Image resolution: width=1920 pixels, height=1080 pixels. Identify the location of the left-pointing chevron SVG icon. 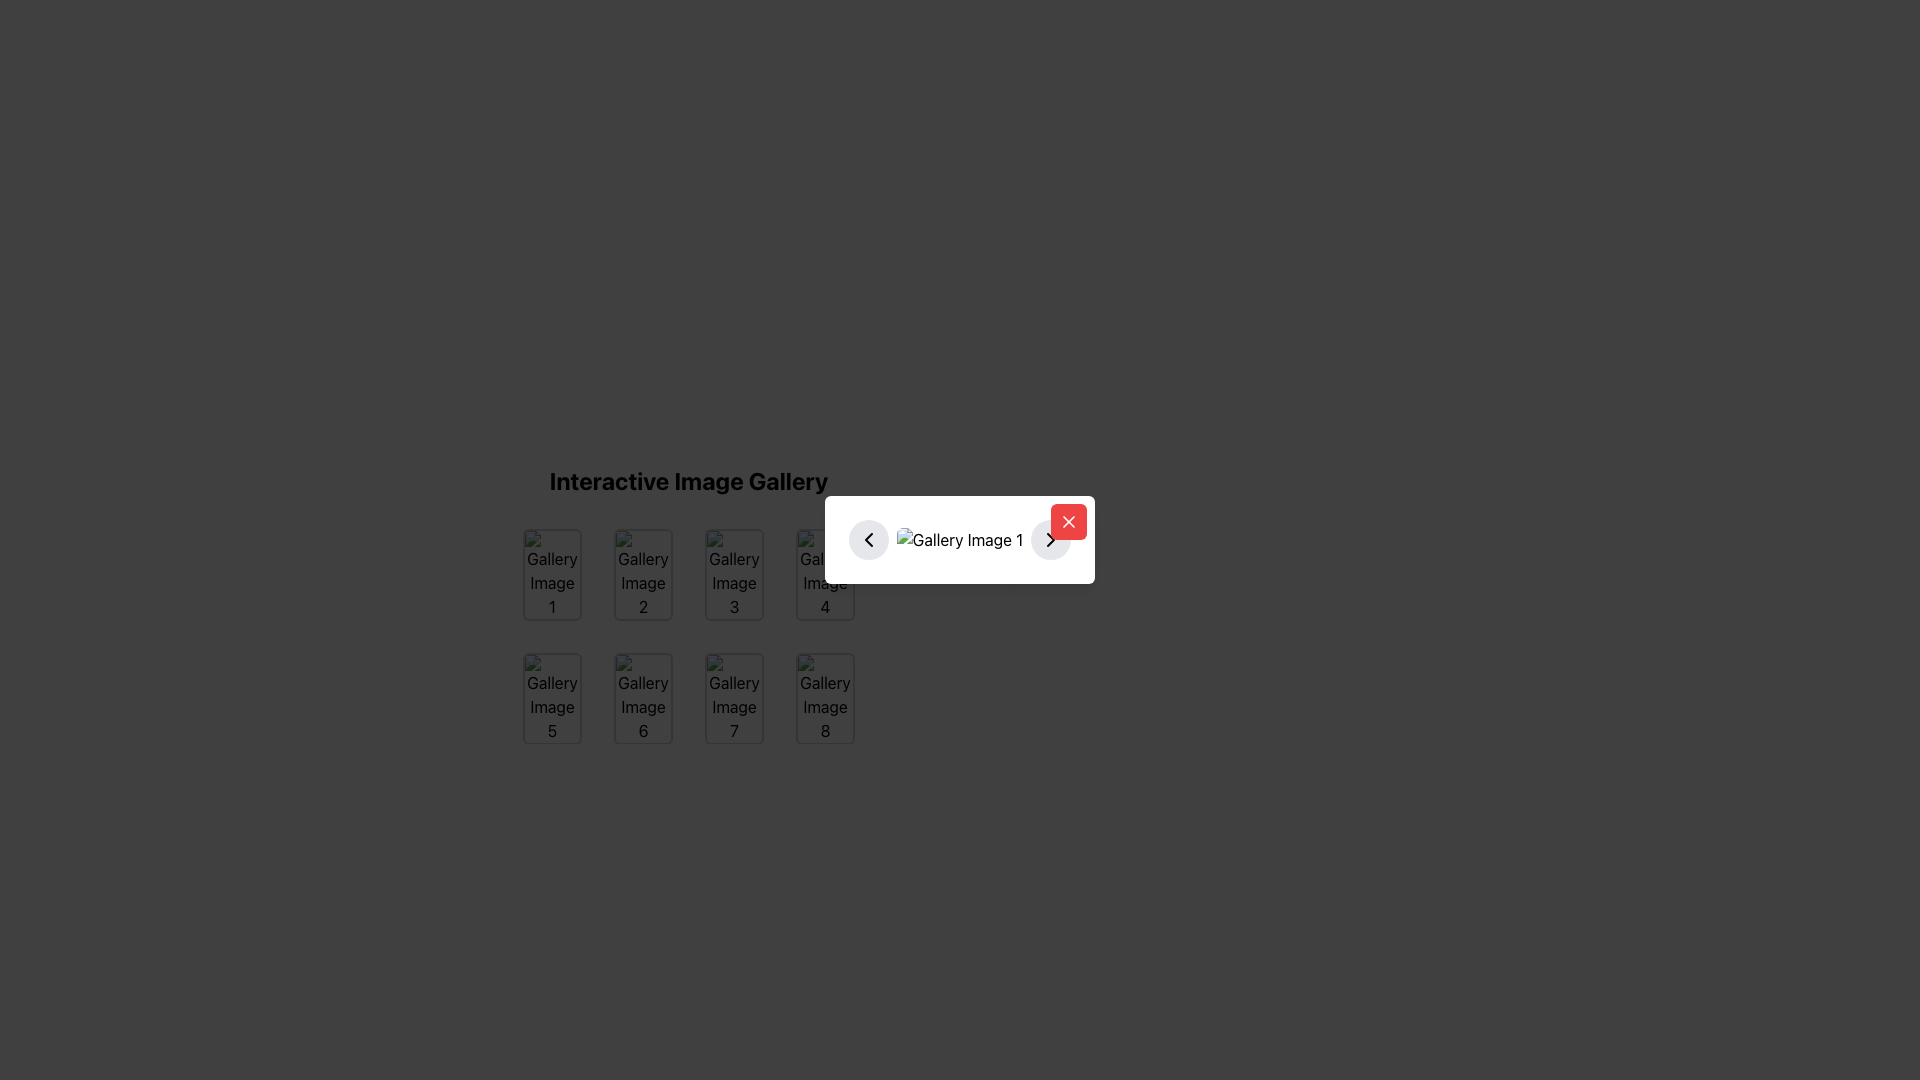
(868, 540).